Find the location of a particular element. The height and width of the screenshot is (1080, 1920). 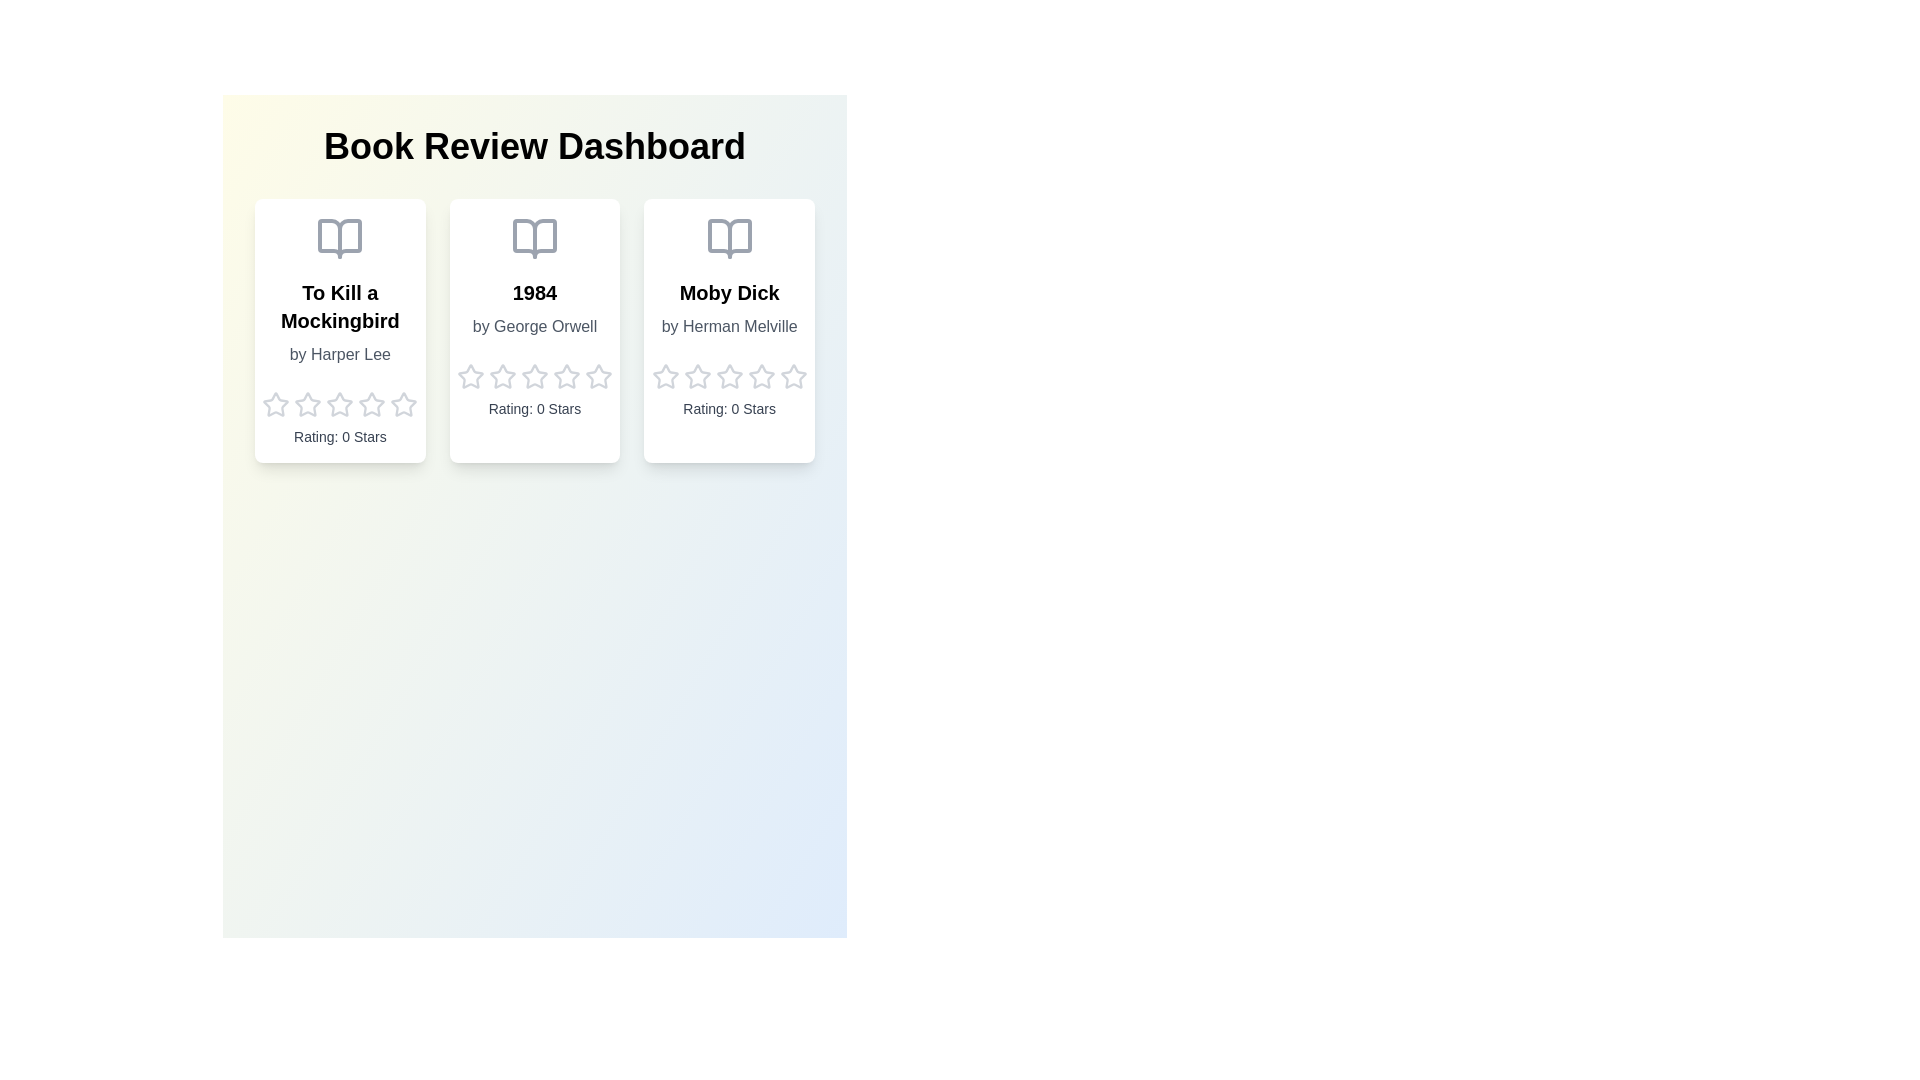

the book icon for To Kill a Mockingbird is located at coordinates (340, 238).